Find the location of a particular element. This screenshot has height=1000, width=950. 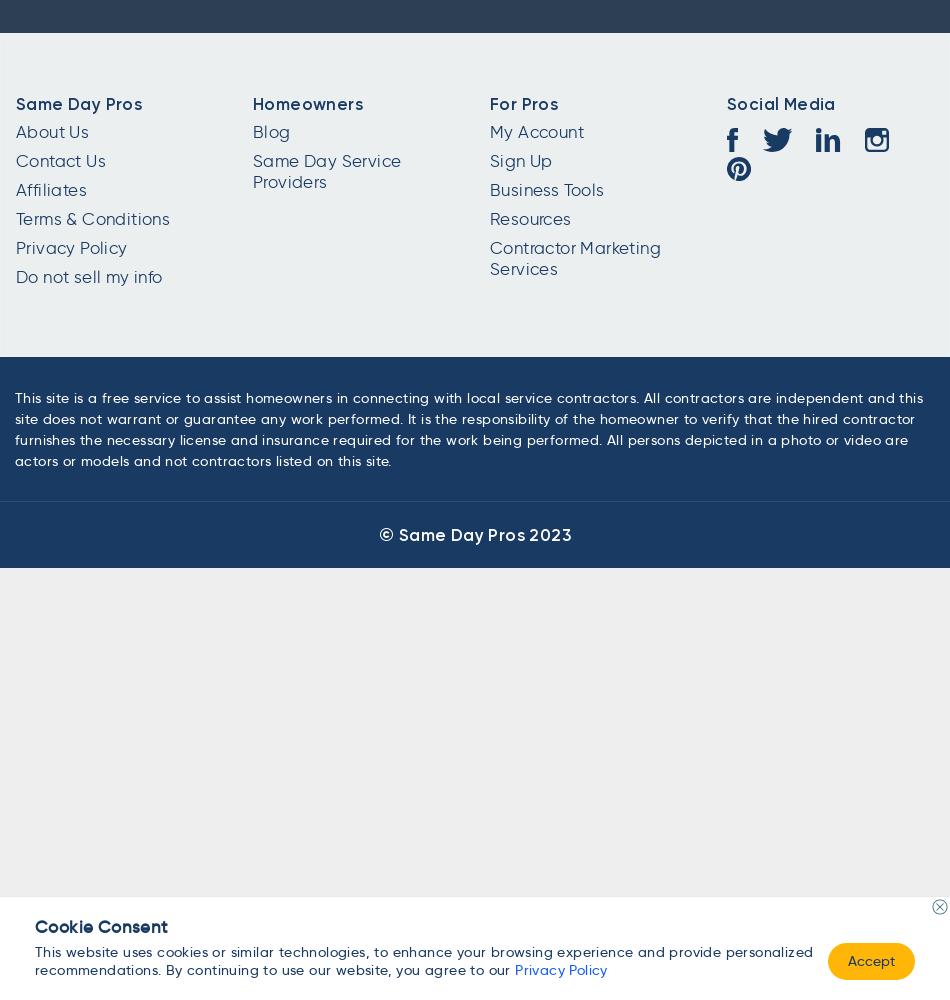

'Cookie Consent' is located at coordinates (100, 927).